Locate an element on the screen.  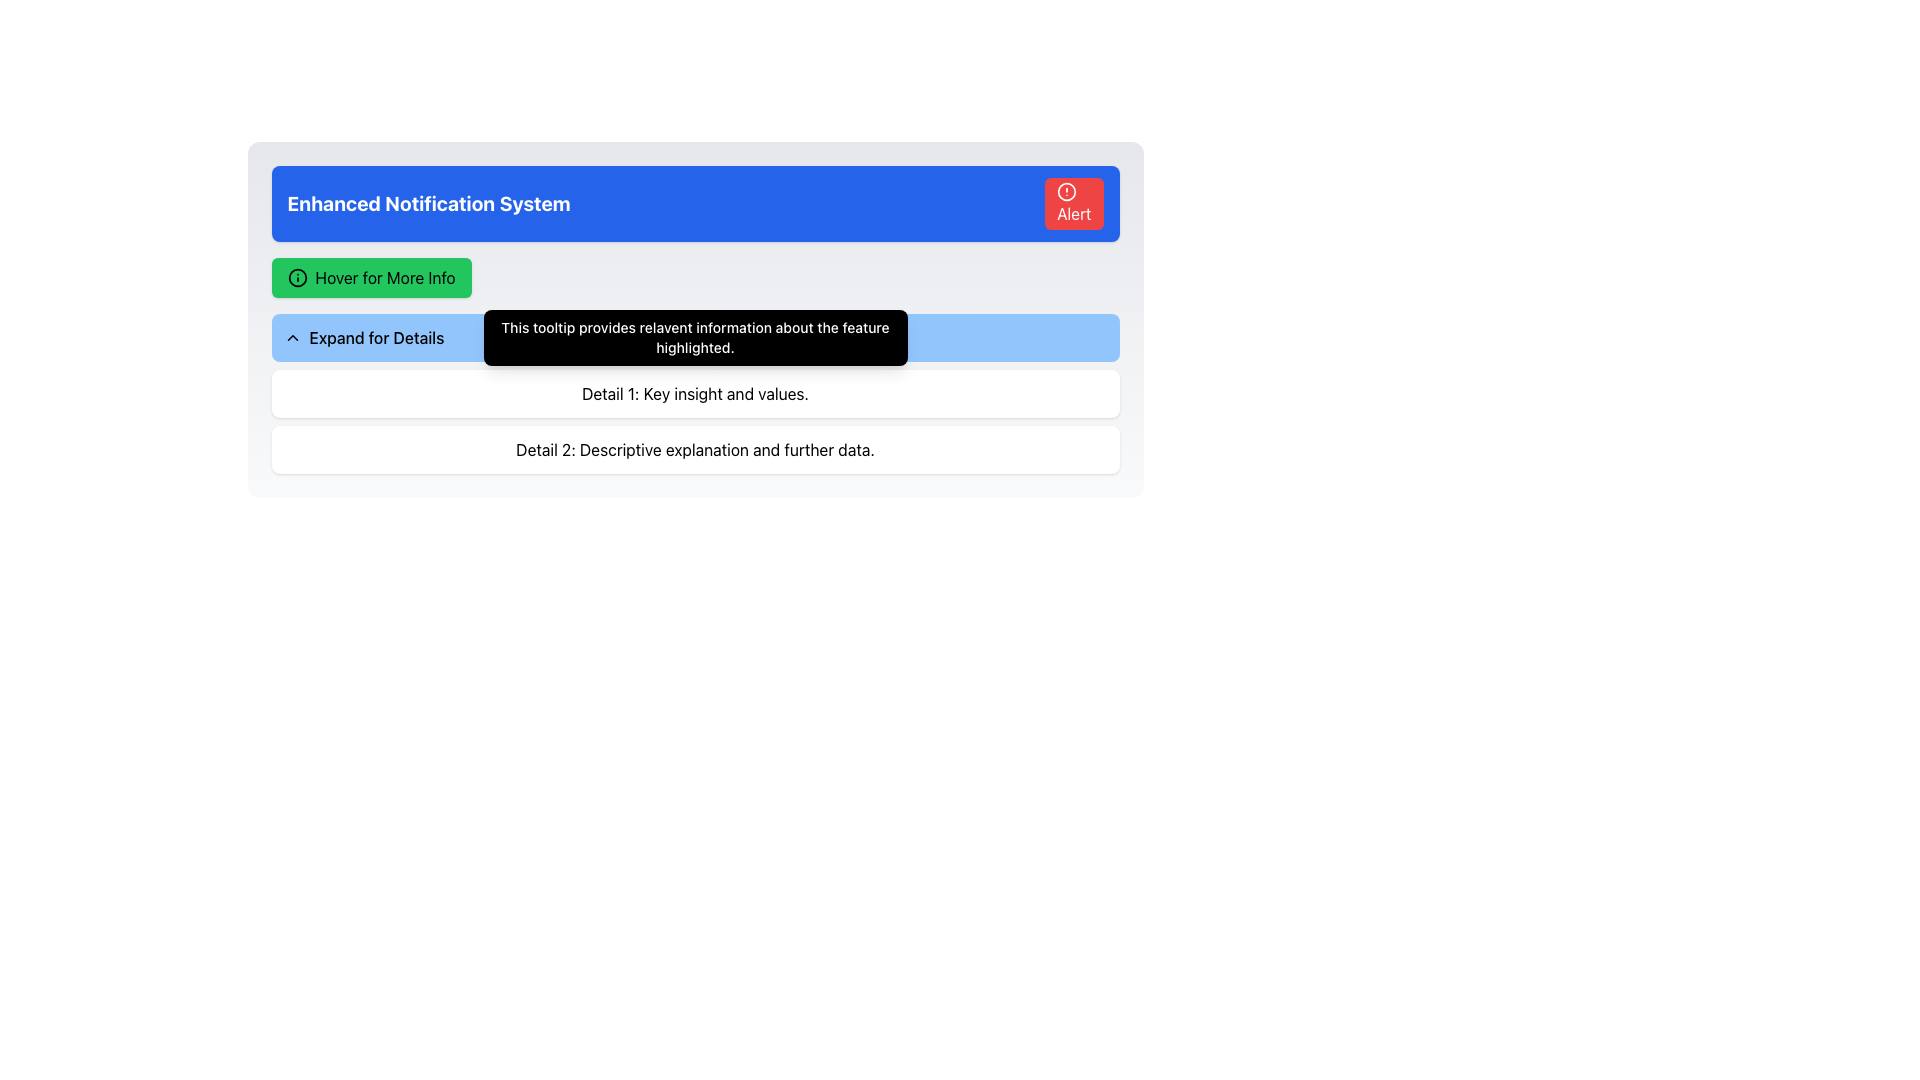
the information button located below the 'Enhanced Notification System' blue banner and above the 'Expand for Details' section is located at coordinates (371, 277).